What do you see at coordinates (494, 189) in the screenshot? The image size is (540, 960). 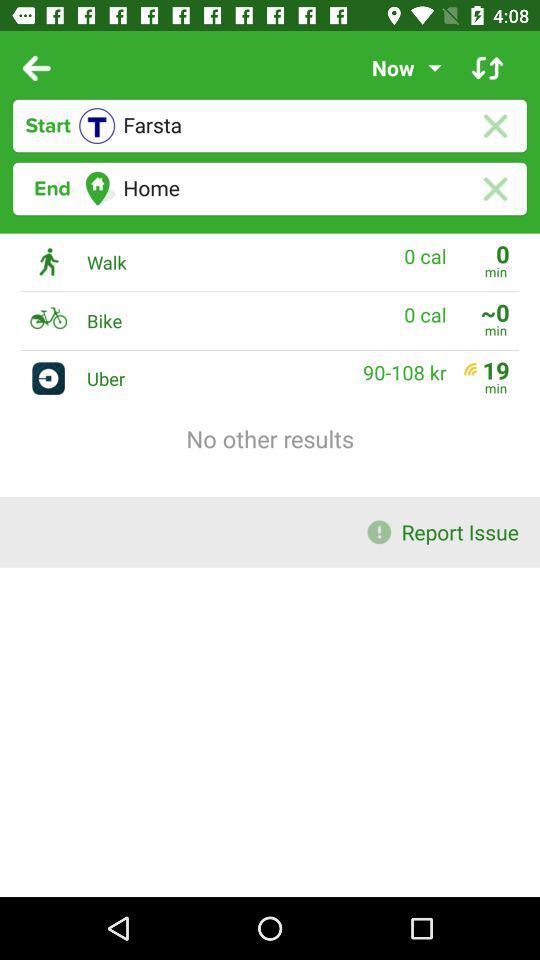 I see `cancel end location` at bounding box center [494, 189].